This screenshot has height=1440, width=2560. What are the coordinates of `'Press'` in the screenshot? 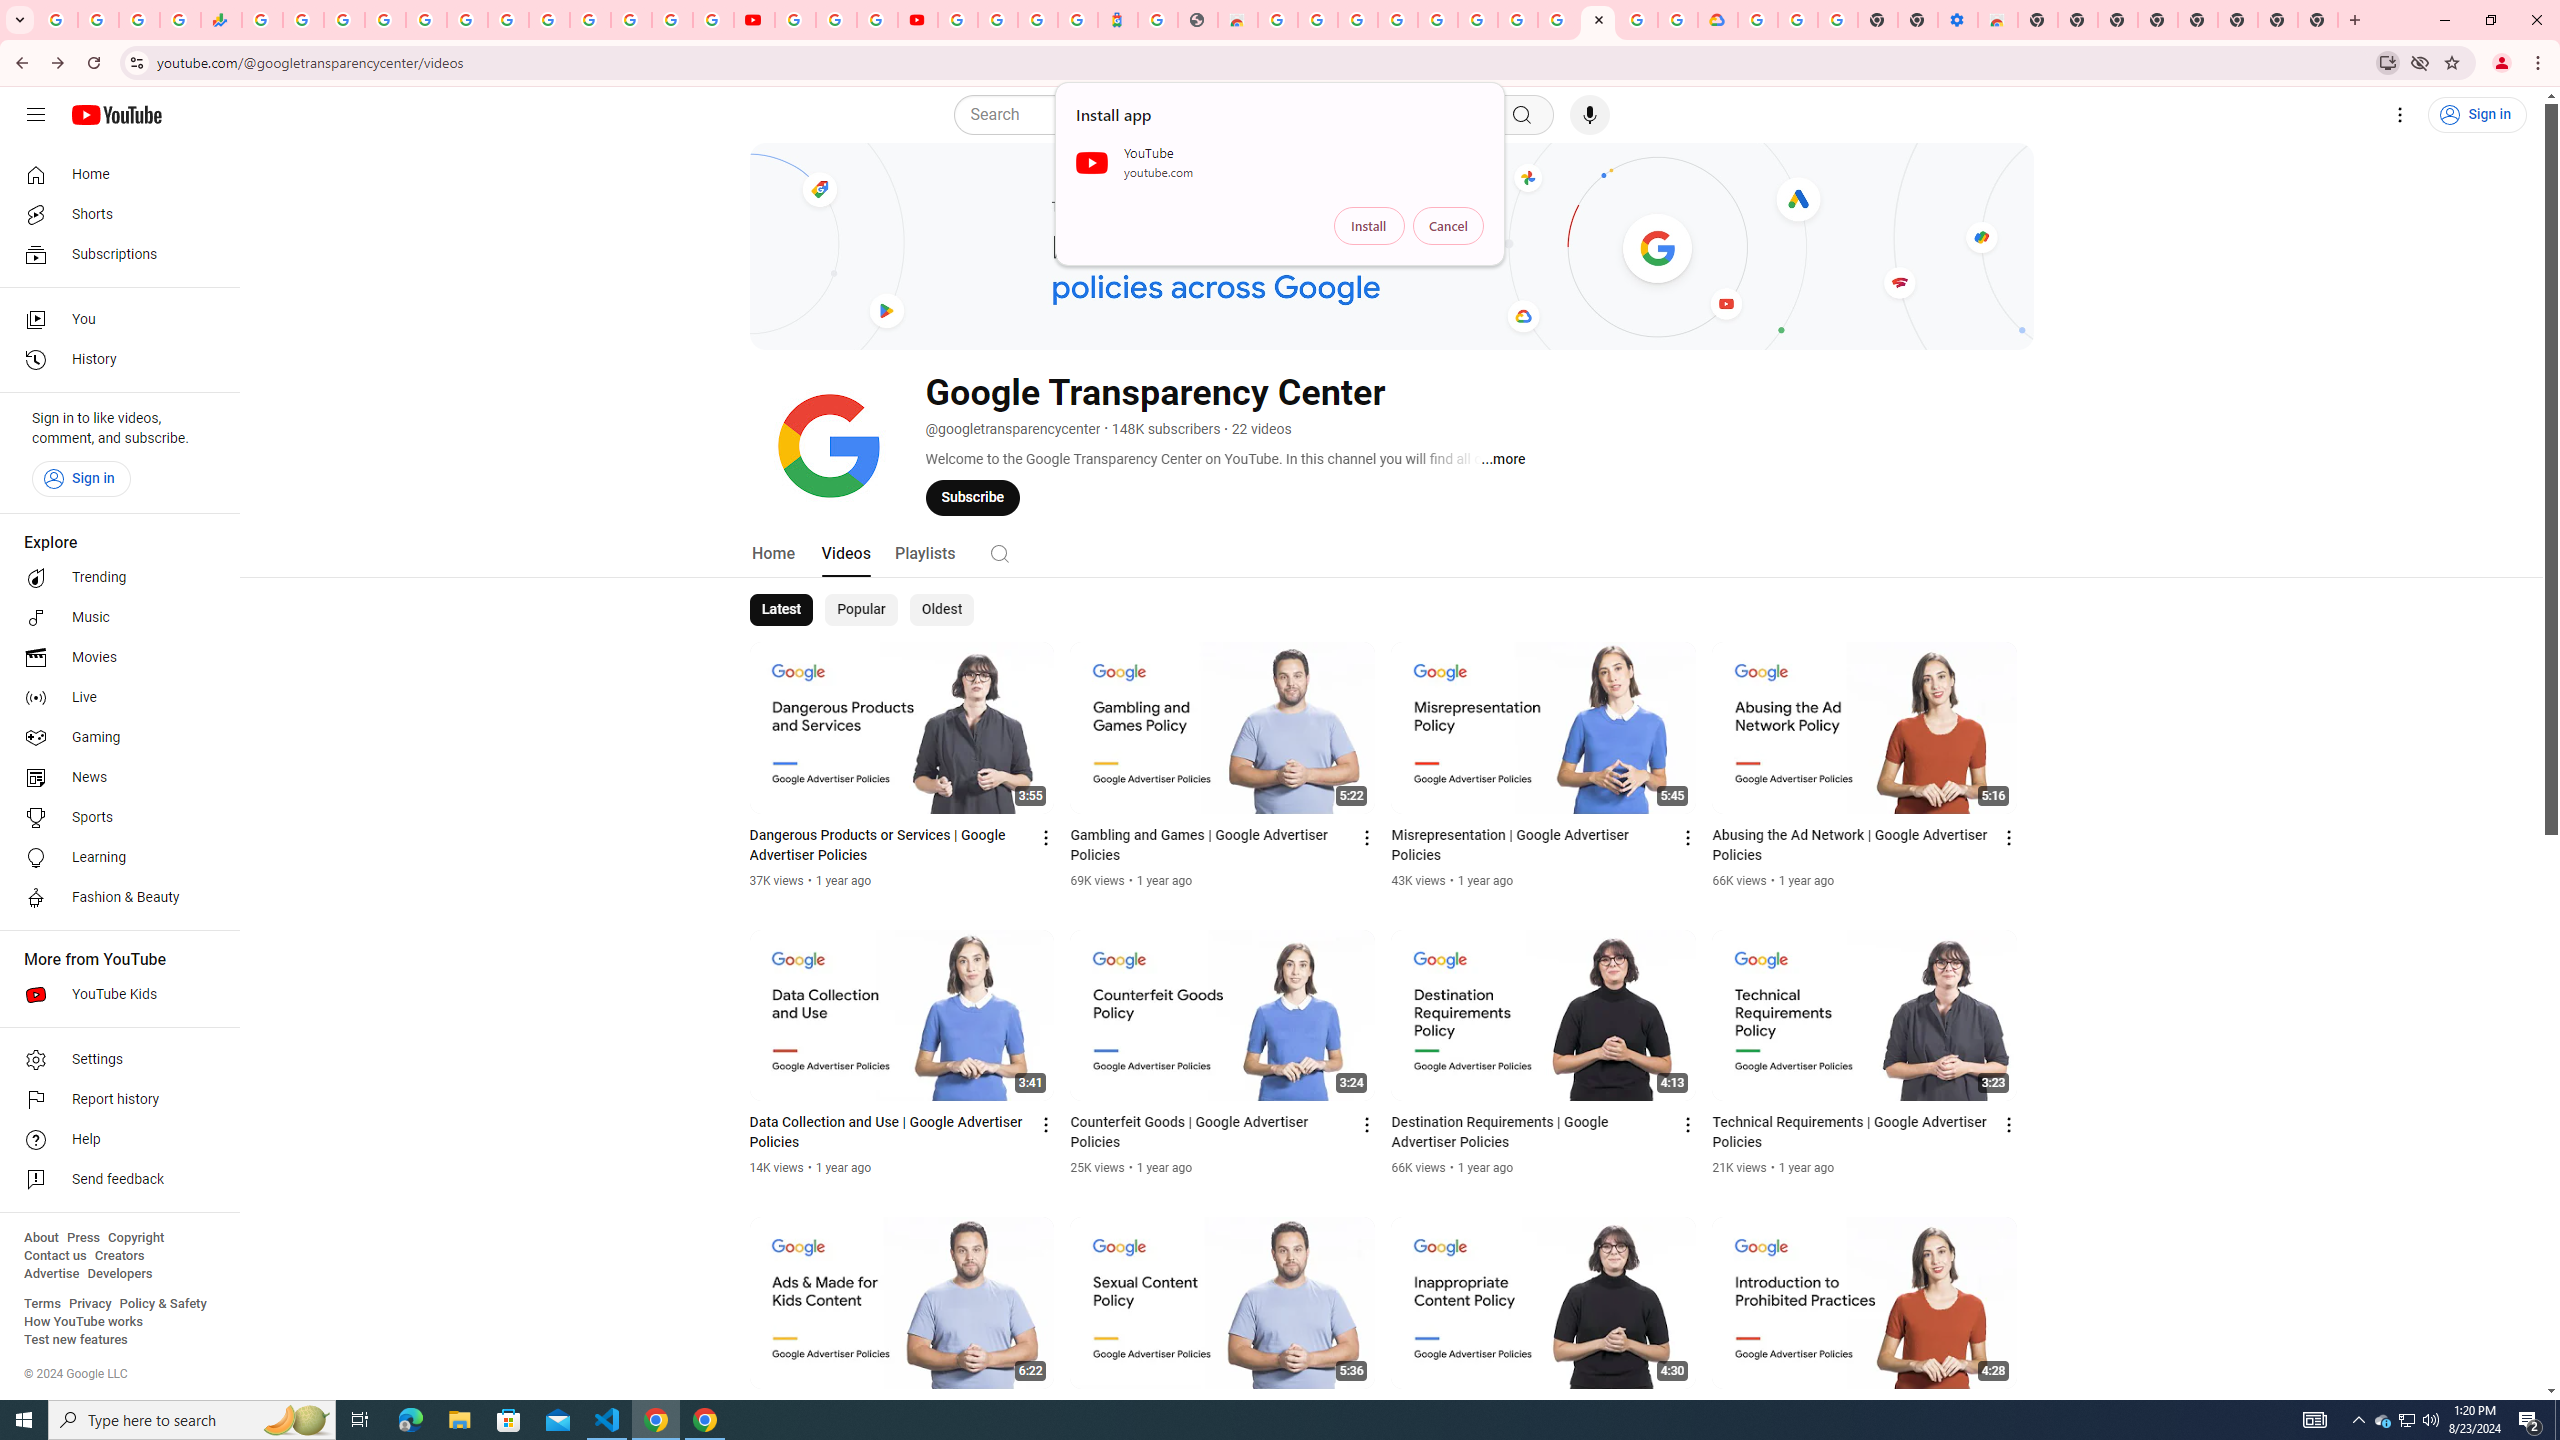 It's located at (82, 1237).